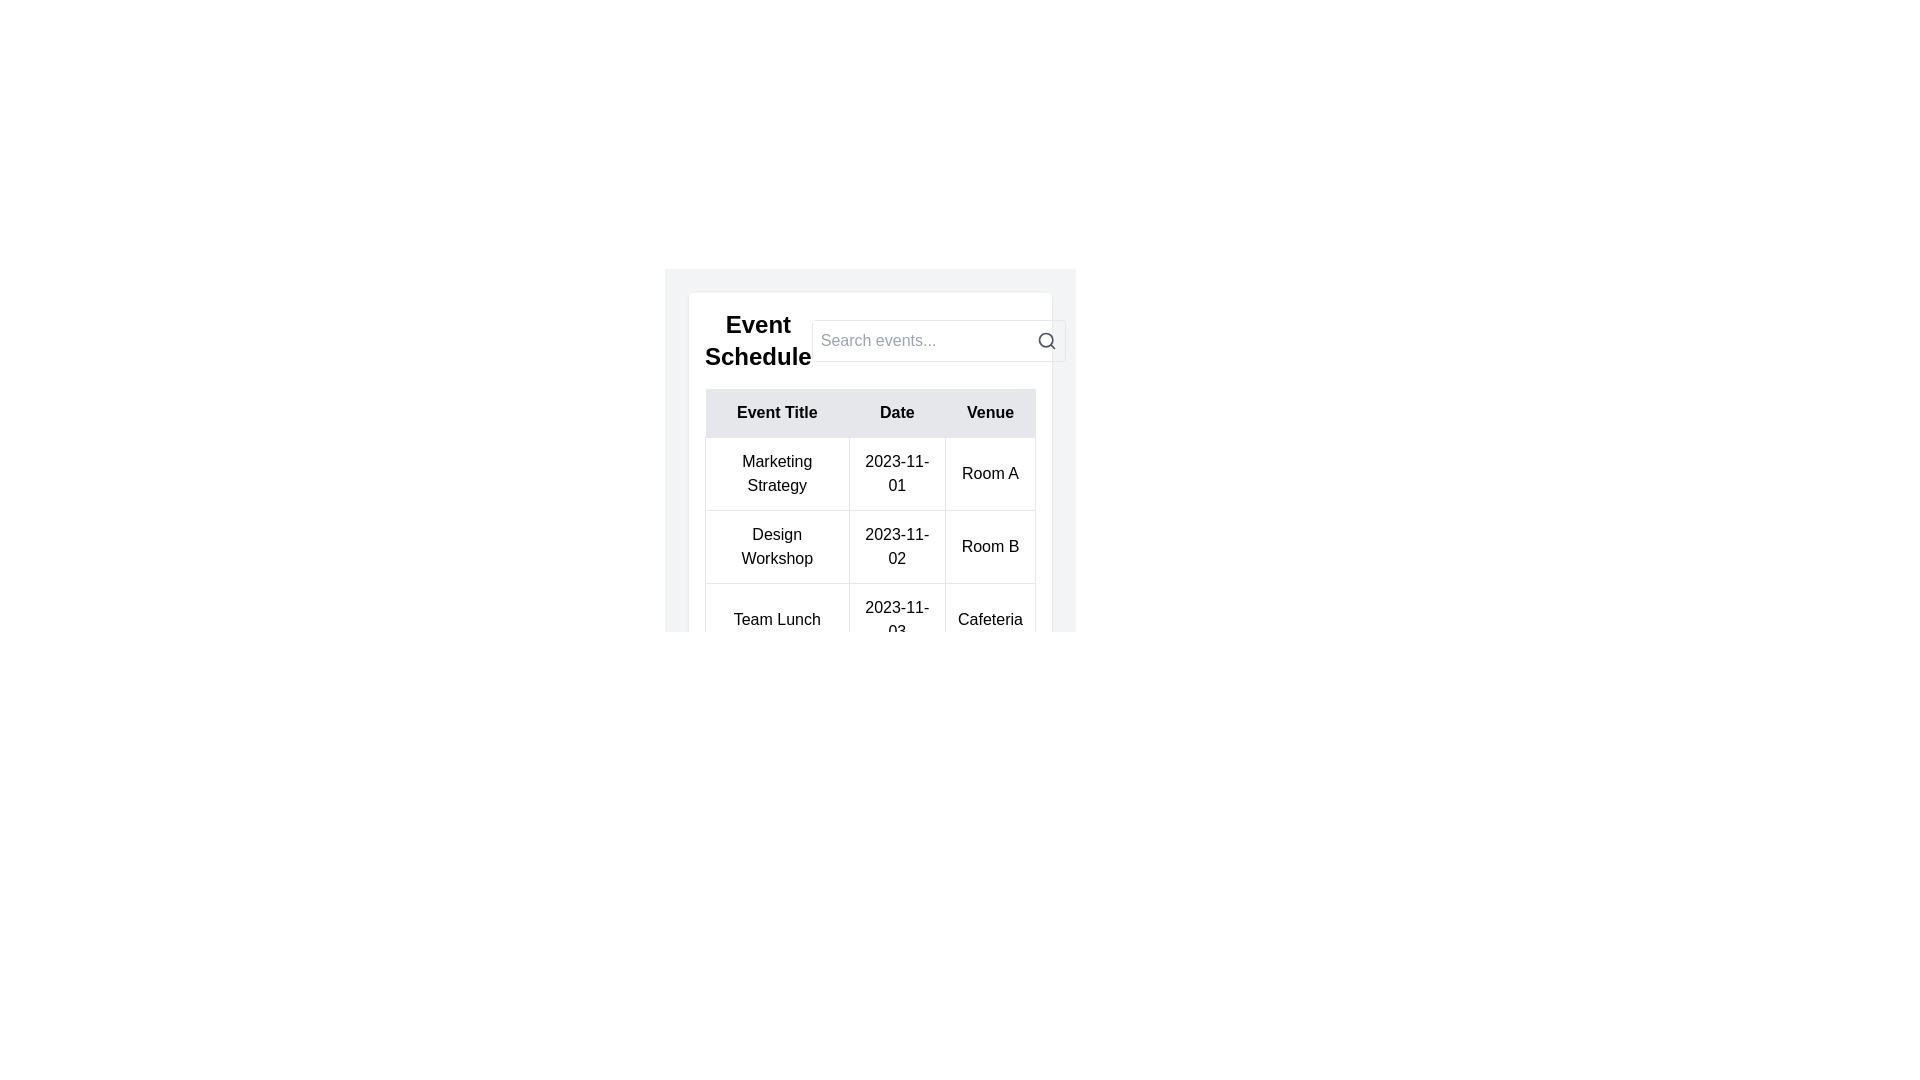 The image size is (1920, 1080). What do you see at coordinates (990, 619) in the screenshot?
I see `the static text displaying the venue or location of the event, positioned in the bottom-right corner of the table under the 'Venue' column` at bounding box center [990, 619].